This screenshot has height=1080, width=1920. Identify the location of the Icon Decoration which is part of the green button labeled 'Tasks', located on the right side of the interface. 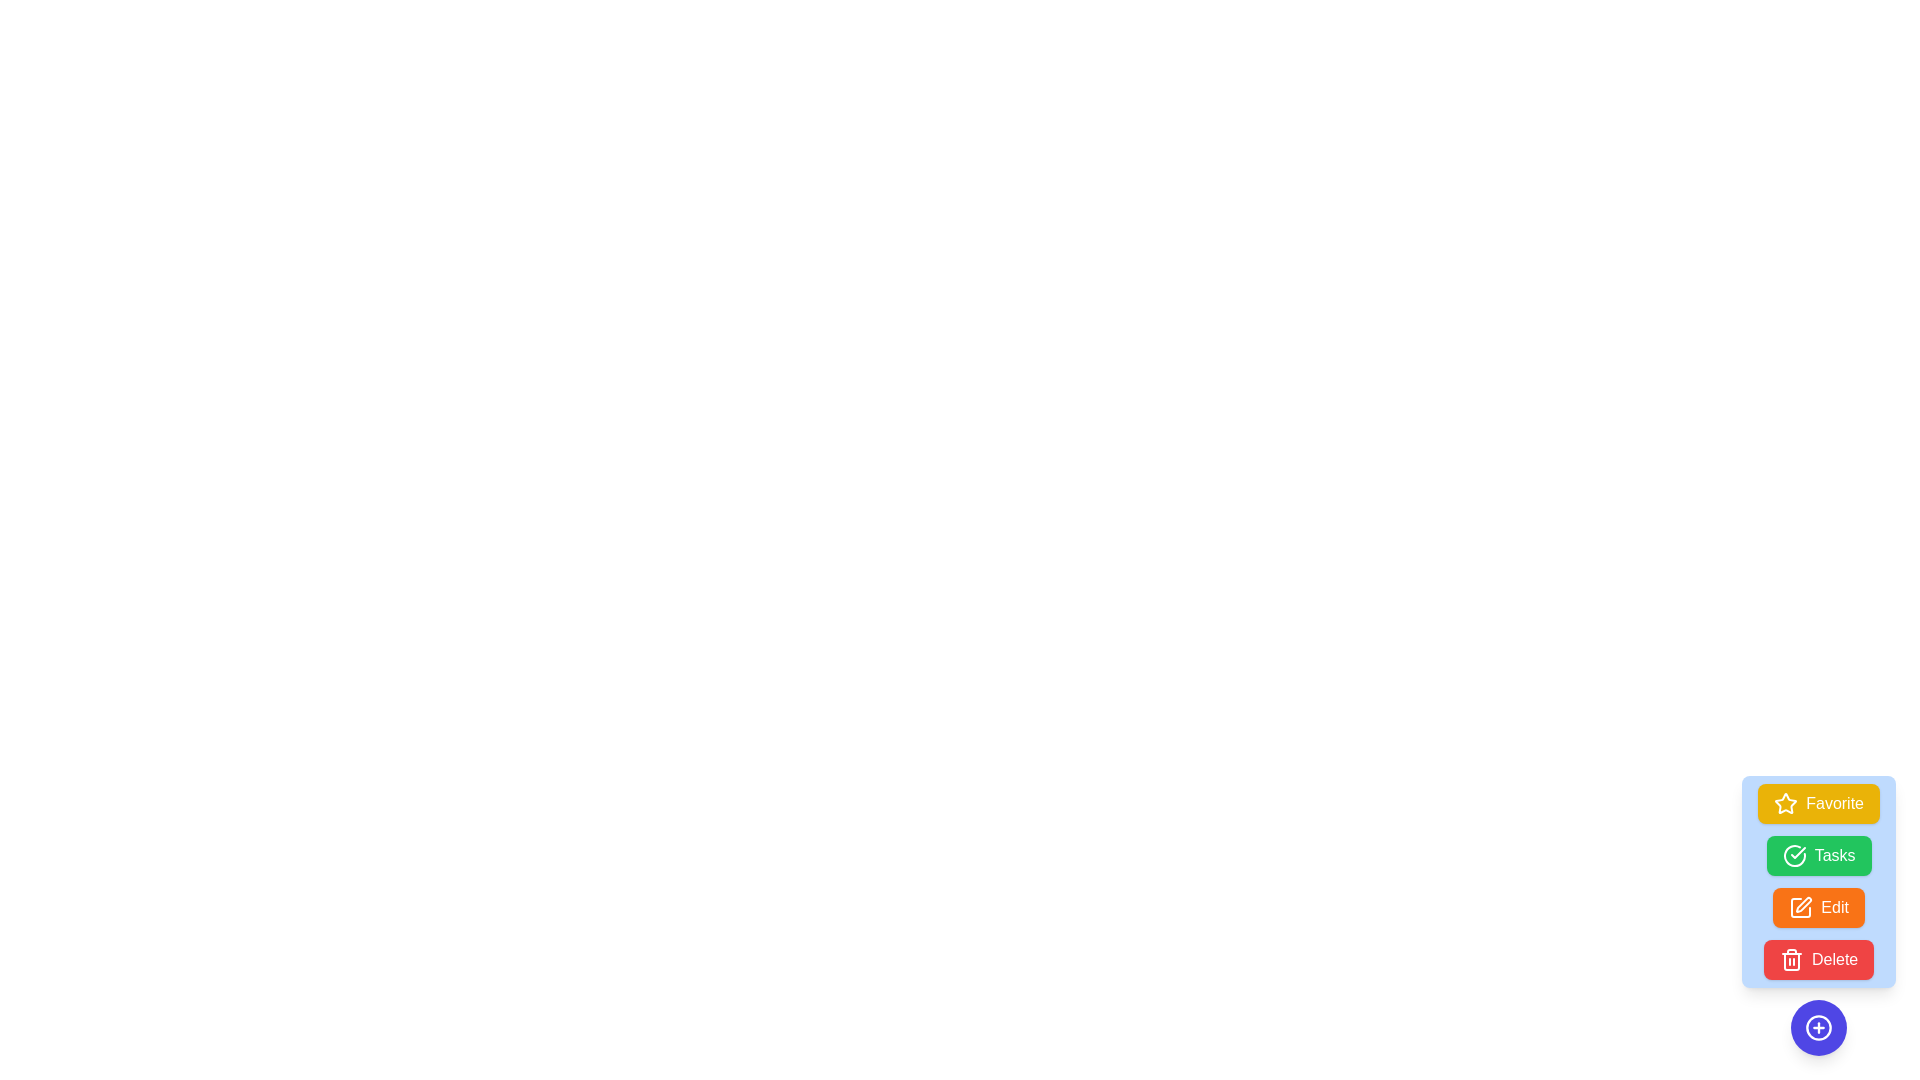
(1798, 852).